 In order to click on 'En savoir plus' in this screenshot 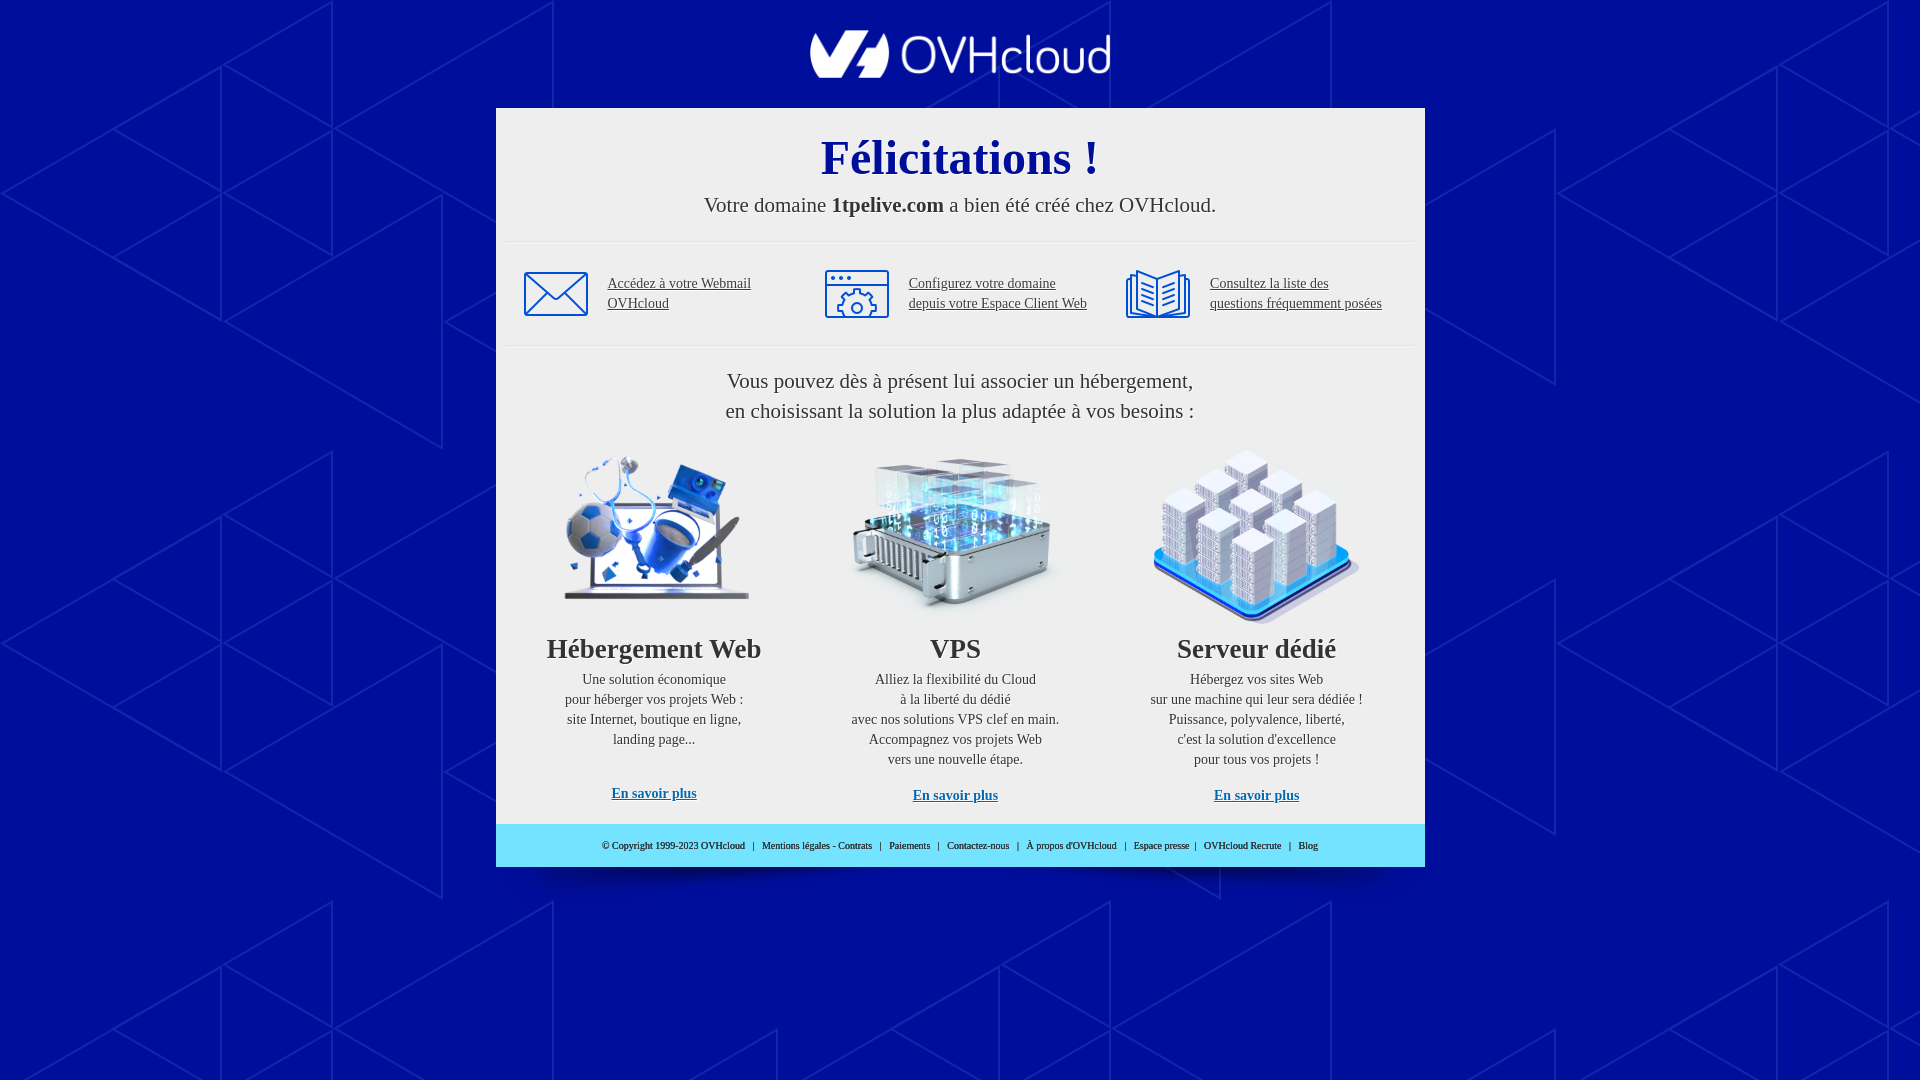, I will do `click(653, 792)`.